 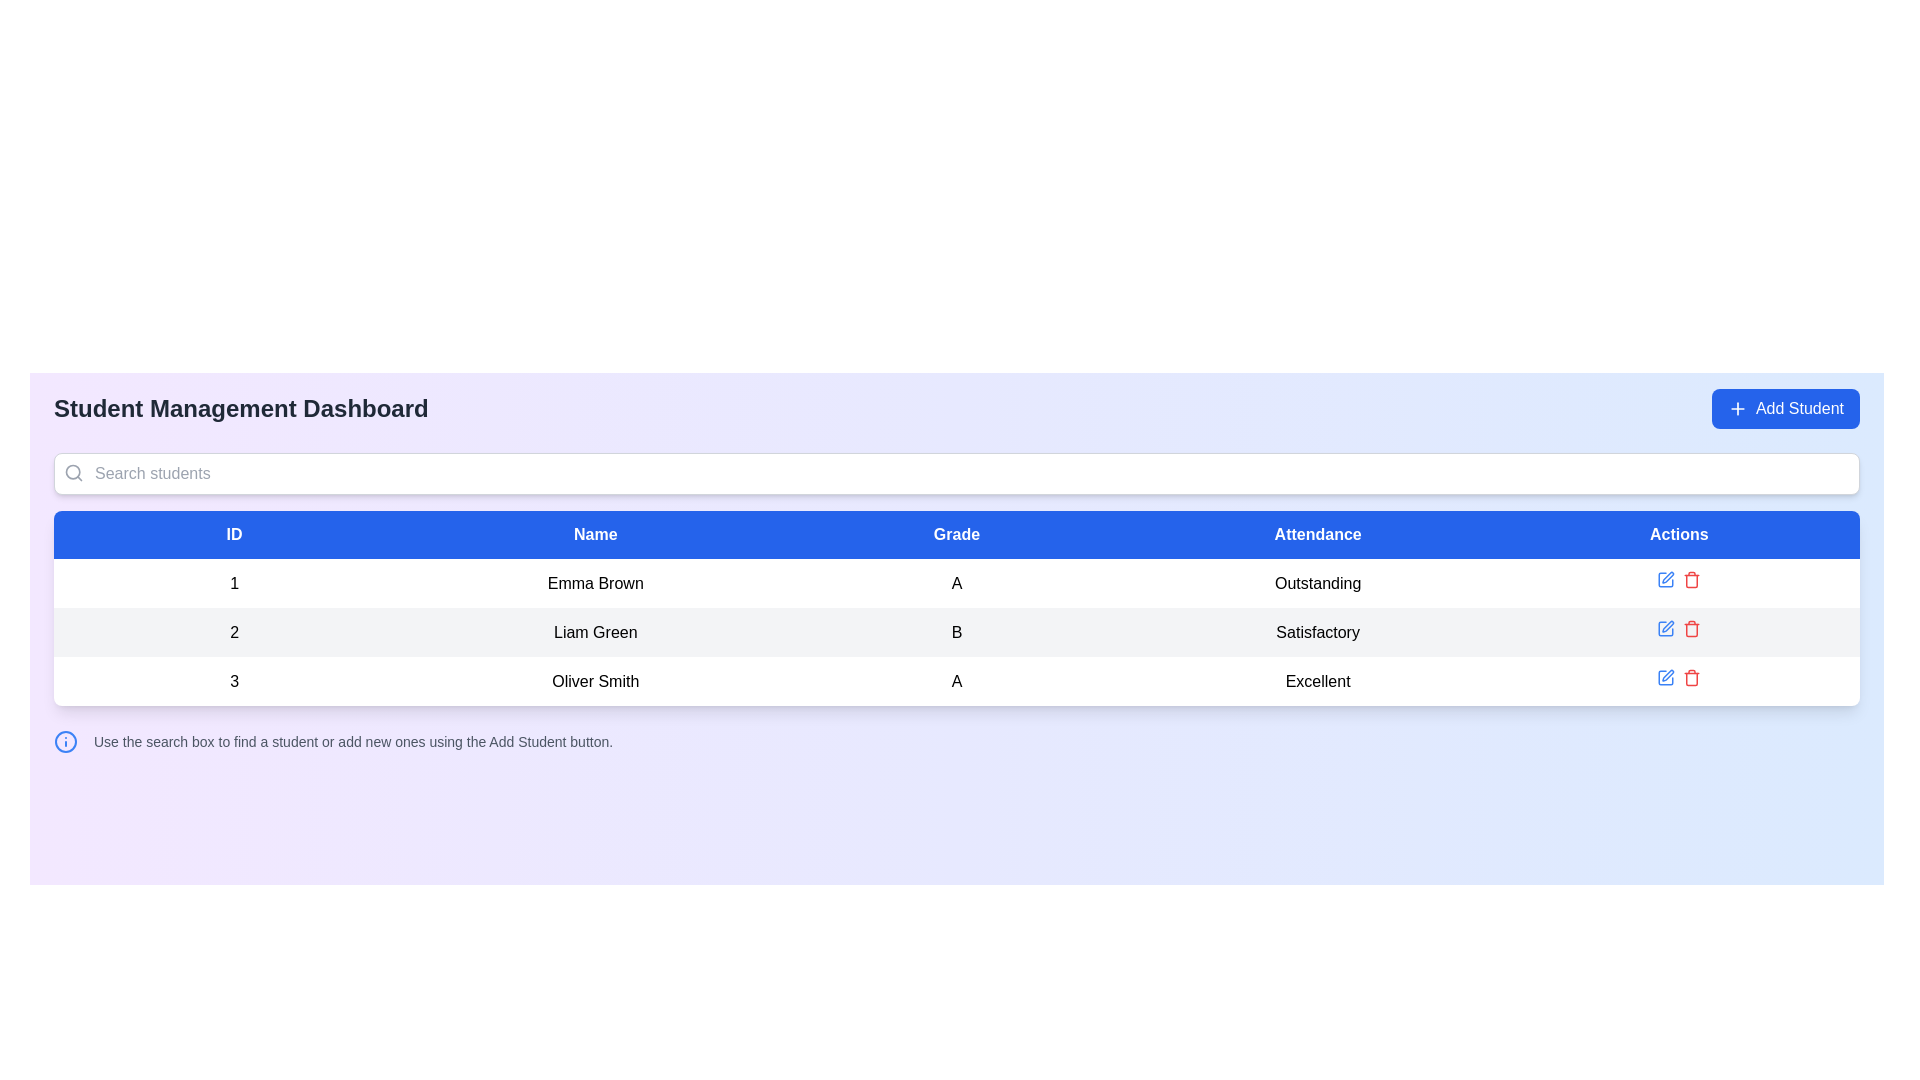 What do you see at coordinates (594, 534) in the screenshot?
I see `the 'Name' column header in the table, which is the second column header located immediately to the right of the 'ID' header` at bounding box center [594, 534].